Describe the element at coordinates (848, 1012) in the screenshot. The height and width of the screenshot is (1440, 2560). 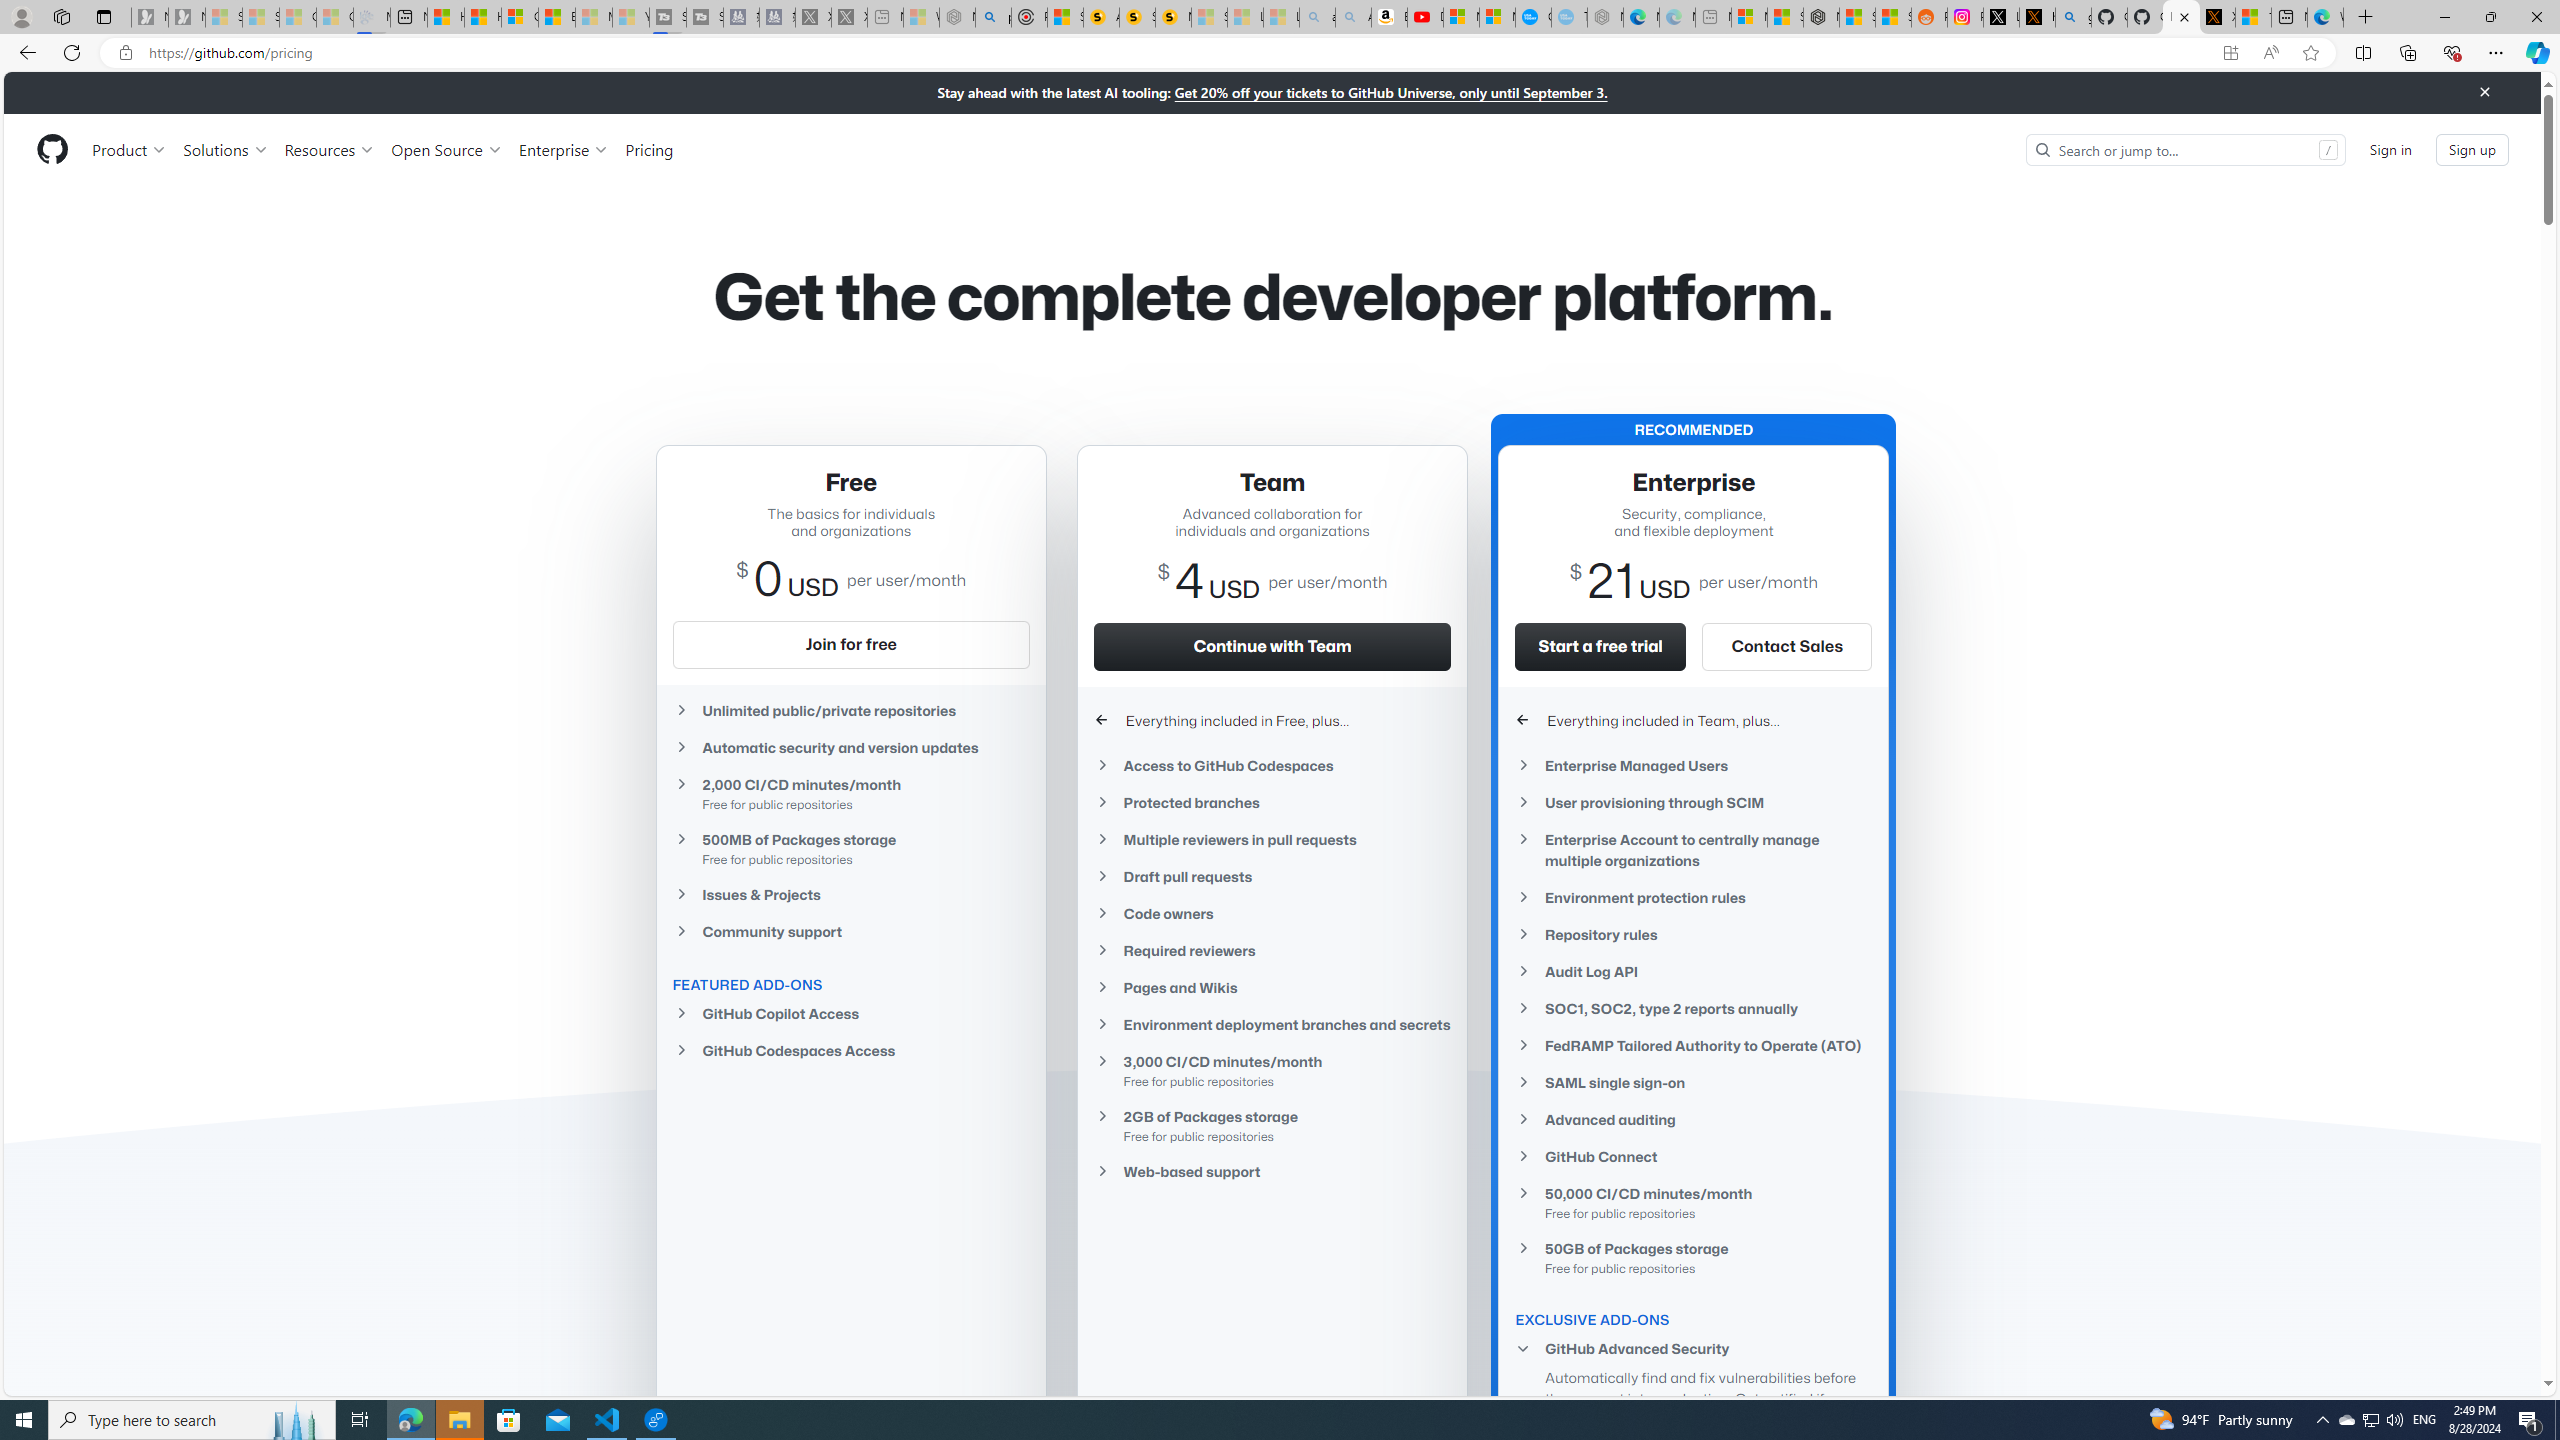
I see `'GitHub Copilot Access'` at that location.